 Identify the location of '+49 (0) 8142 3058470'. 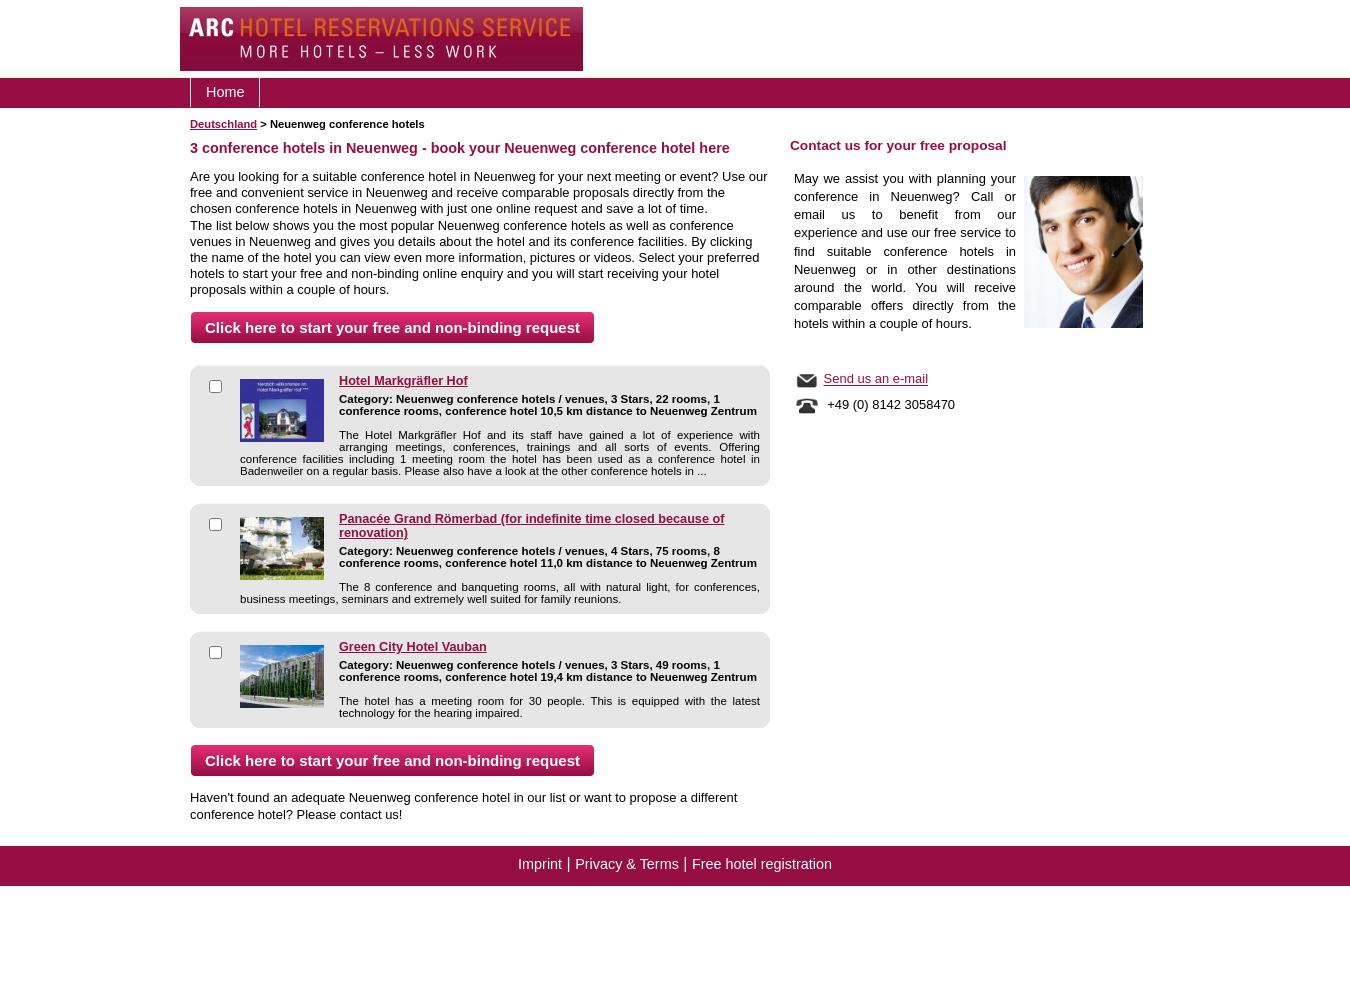
(887, 404).